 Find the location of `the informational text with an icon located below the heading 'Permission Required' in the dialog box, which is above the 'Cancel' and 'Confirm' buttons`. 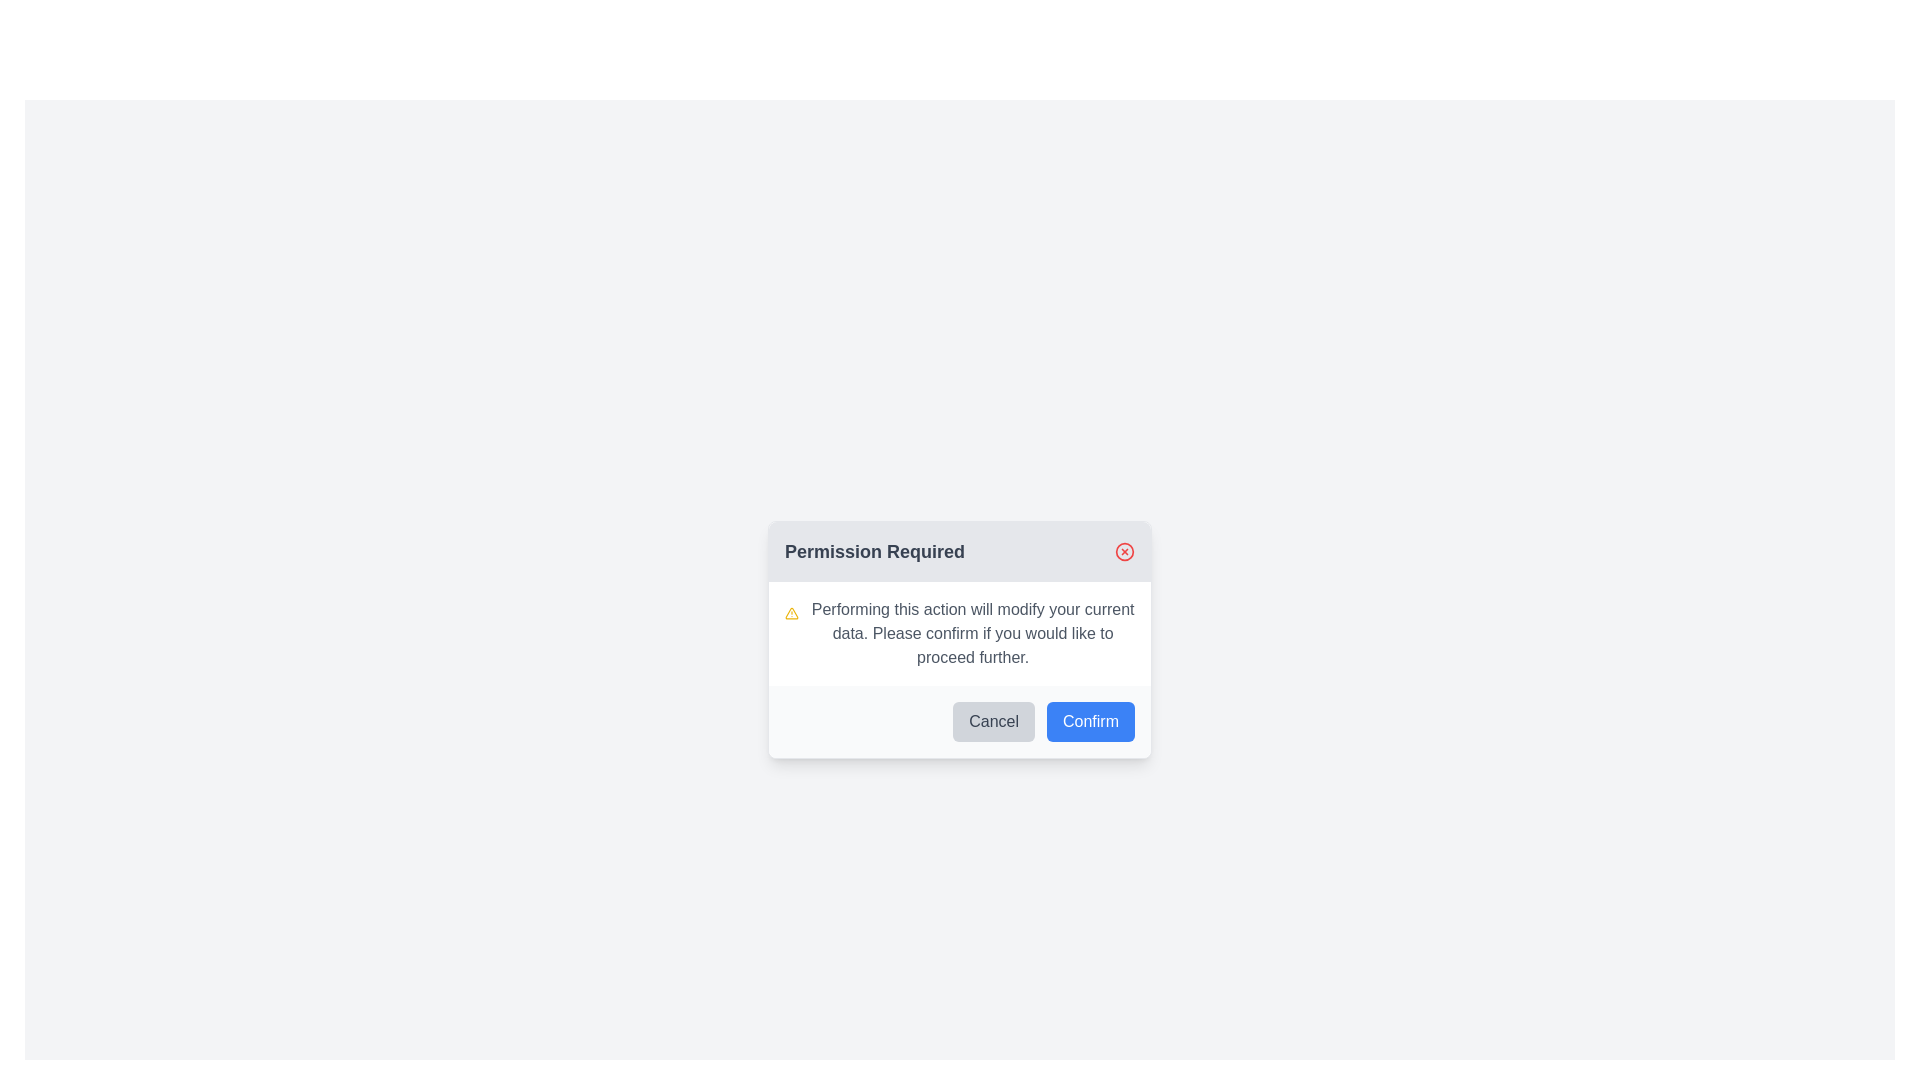

the informational text with an icon located below the heading 'Permission Required' in the dialog box, which is above the 'Cancel' and 'Confirm' buttons is located at coordinates (960, 633).